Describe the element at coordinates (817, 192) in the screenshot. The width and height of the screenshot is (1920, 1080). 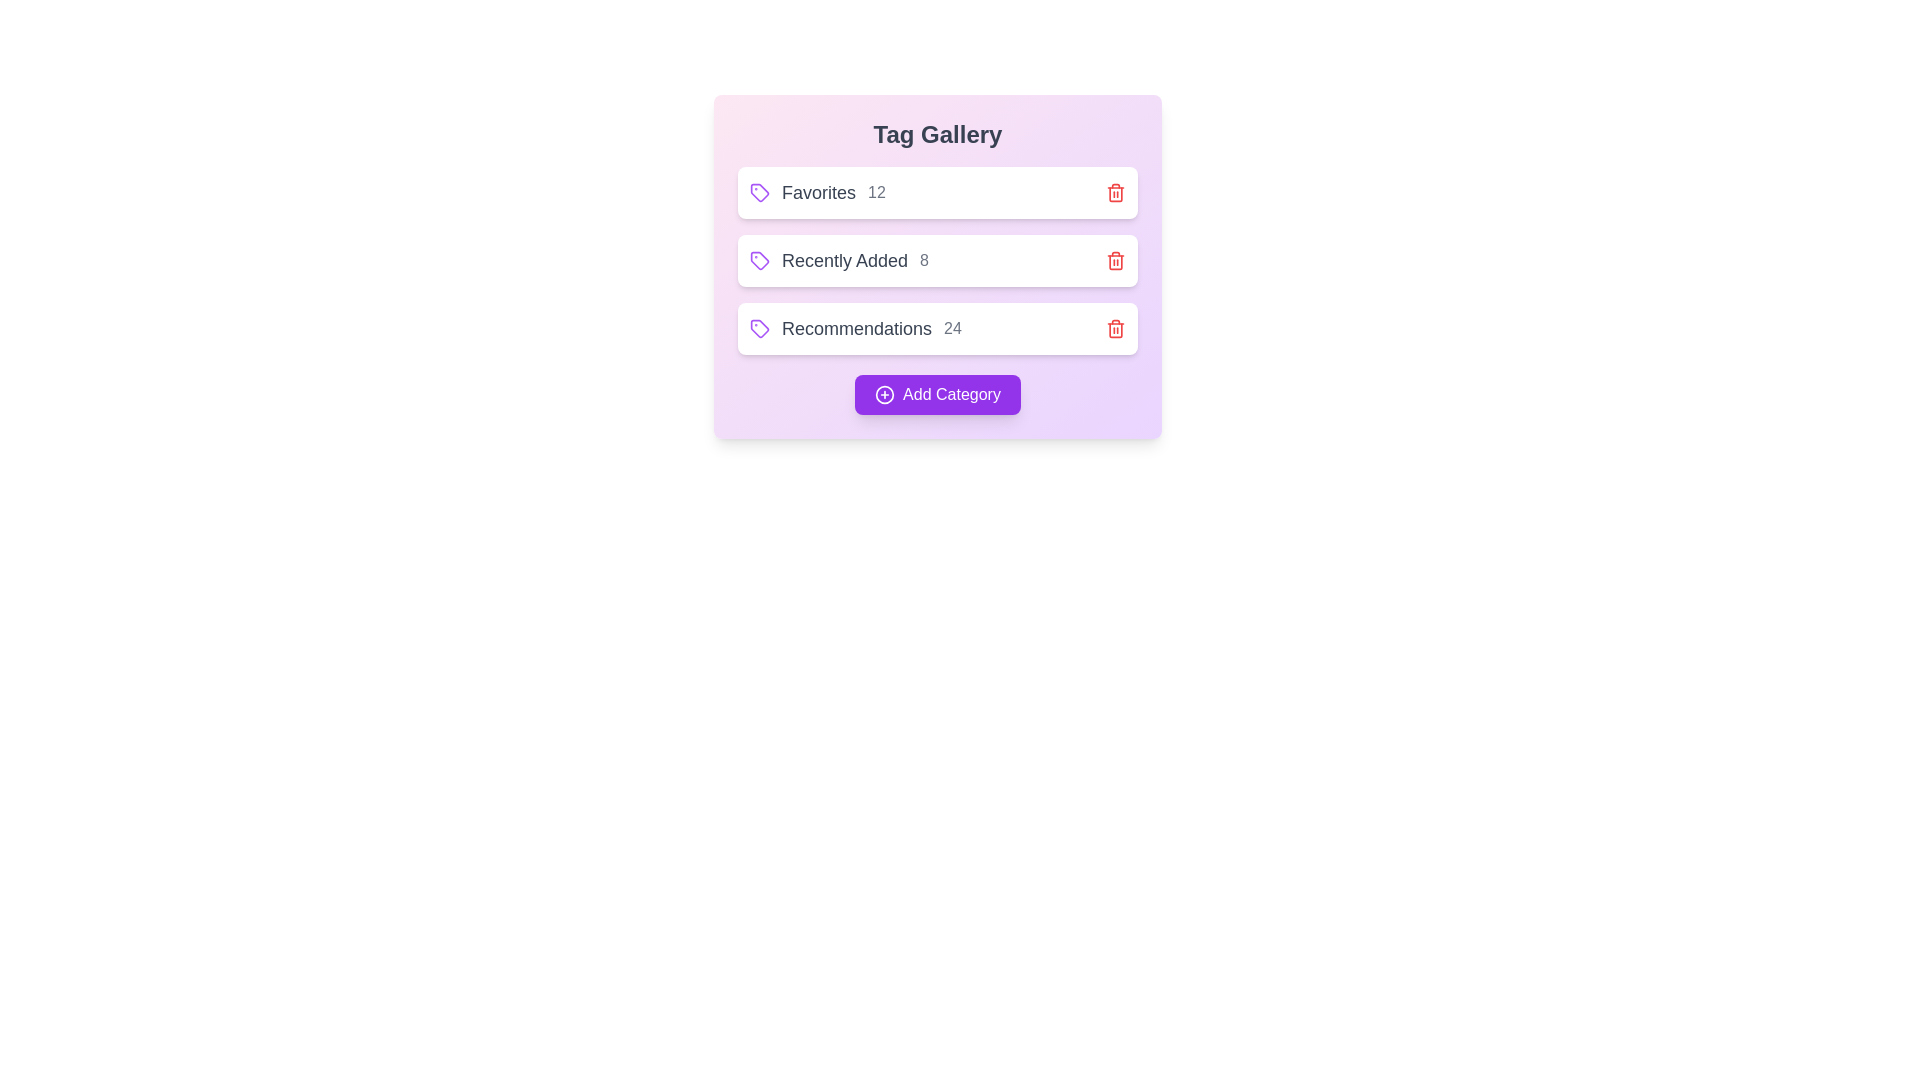
I see `the tag to view its item count` at that location.